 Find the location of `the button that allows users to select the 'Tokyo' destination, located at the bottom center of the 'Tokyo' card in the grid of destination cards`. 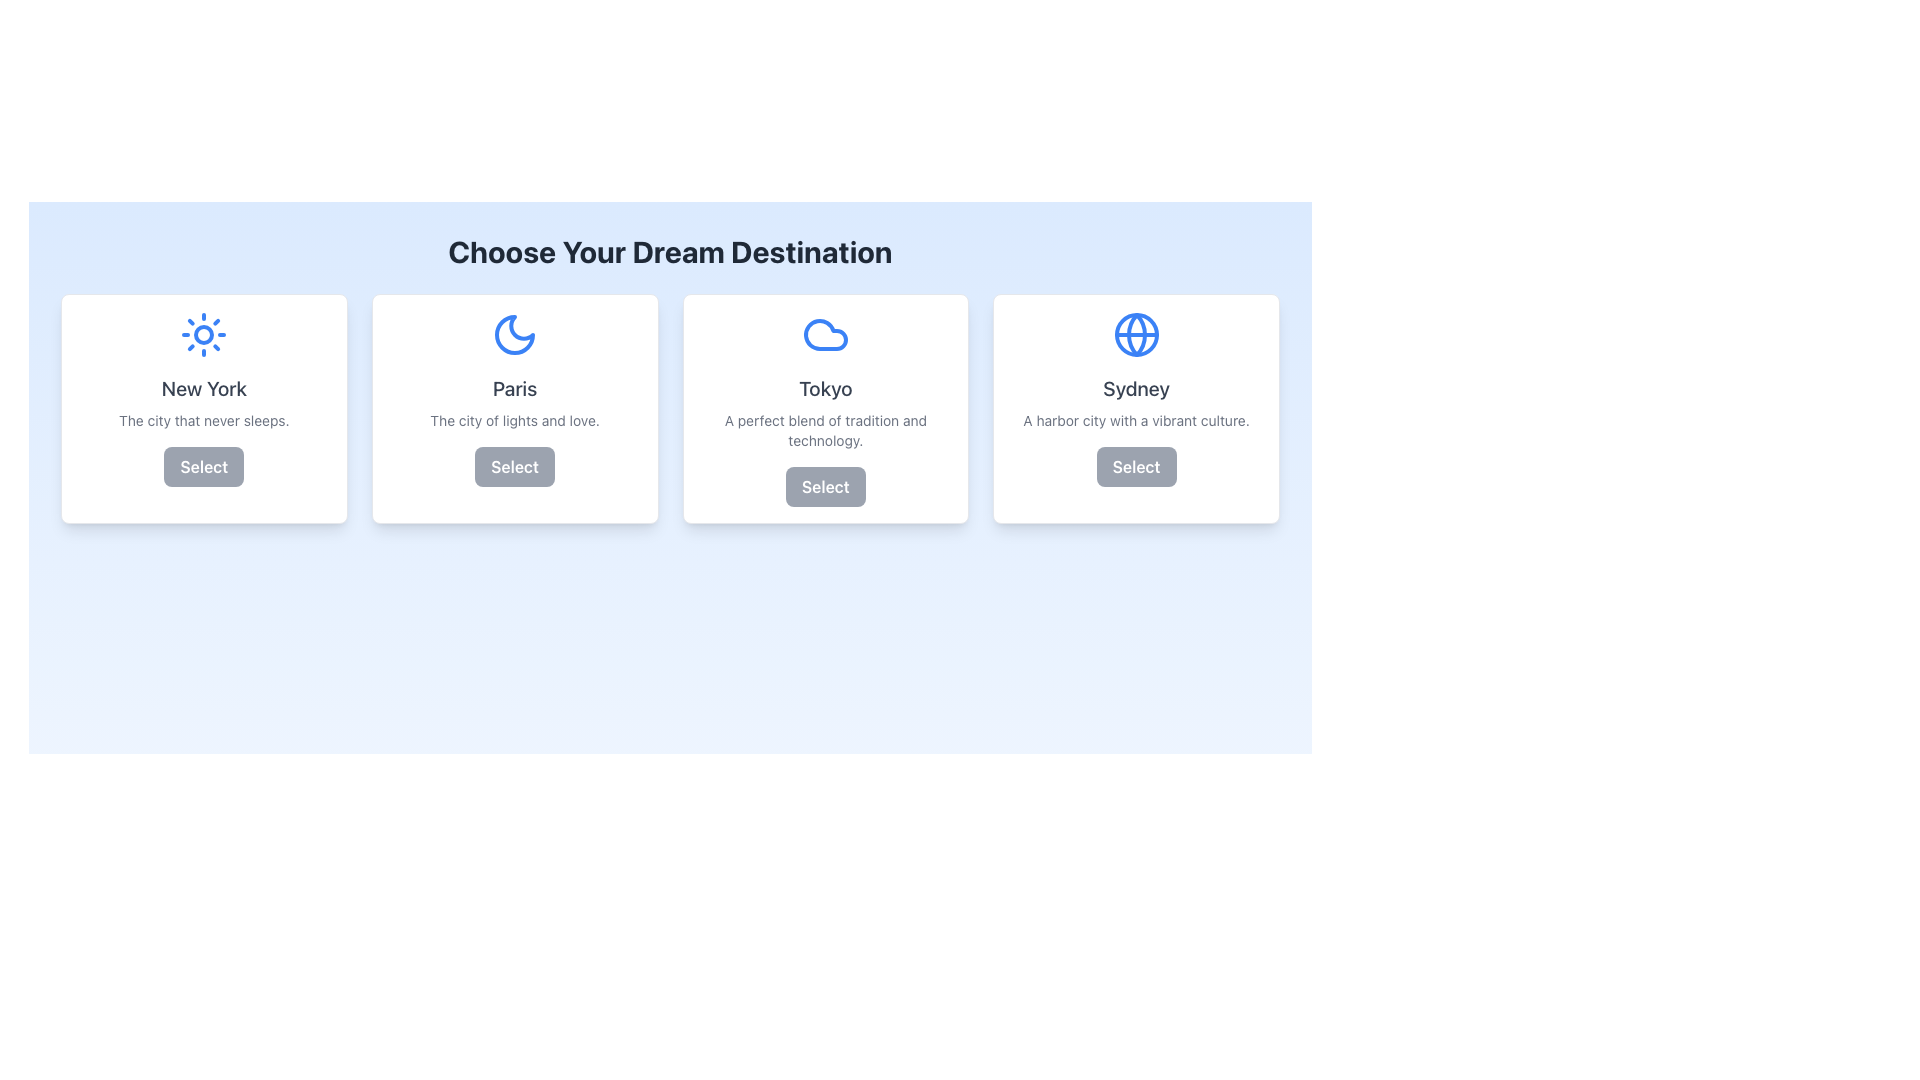

the button that allows users to select the 'Tokyo' destination, located at the bottom center of the 'Tokyo' card in the grid of destination cards is located at coordinates (825, 486).